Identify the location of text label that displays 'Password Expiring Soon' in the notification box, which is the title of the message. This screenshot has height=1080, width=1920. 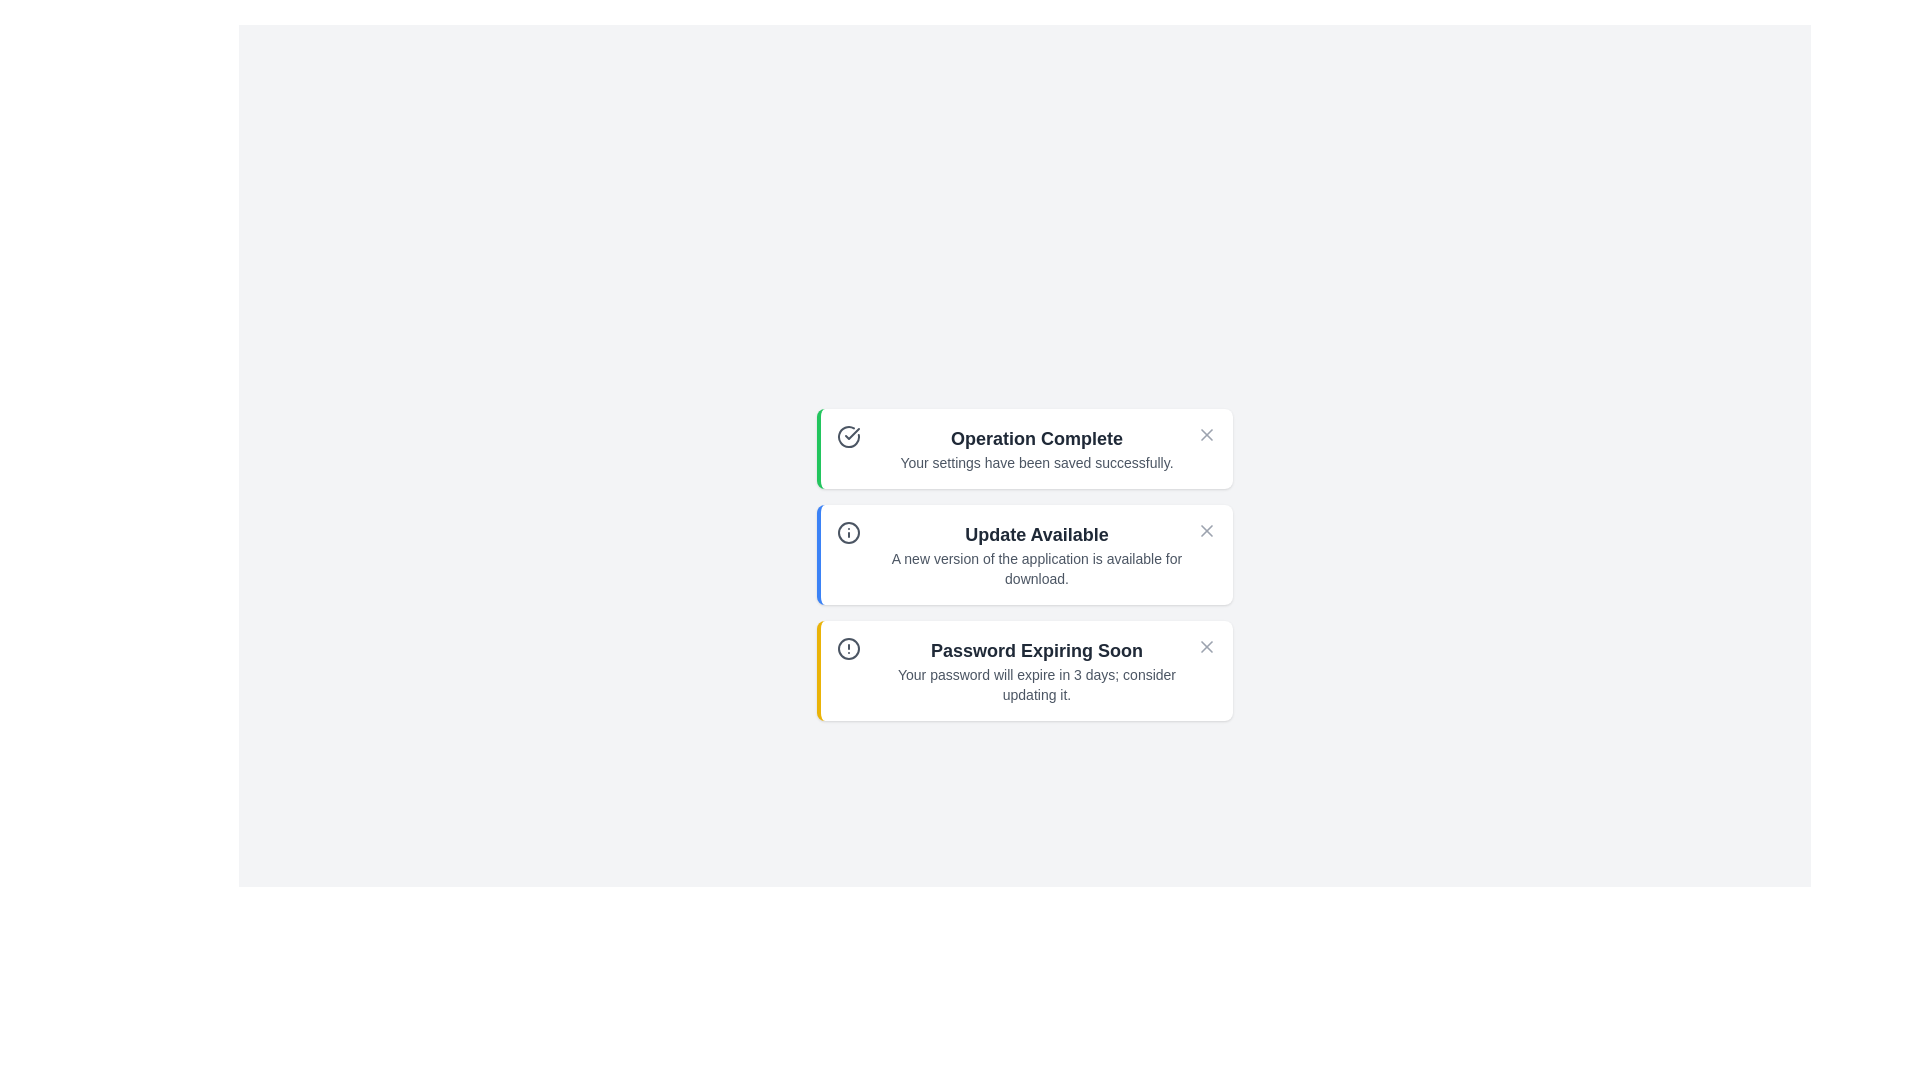
(1036, 651).